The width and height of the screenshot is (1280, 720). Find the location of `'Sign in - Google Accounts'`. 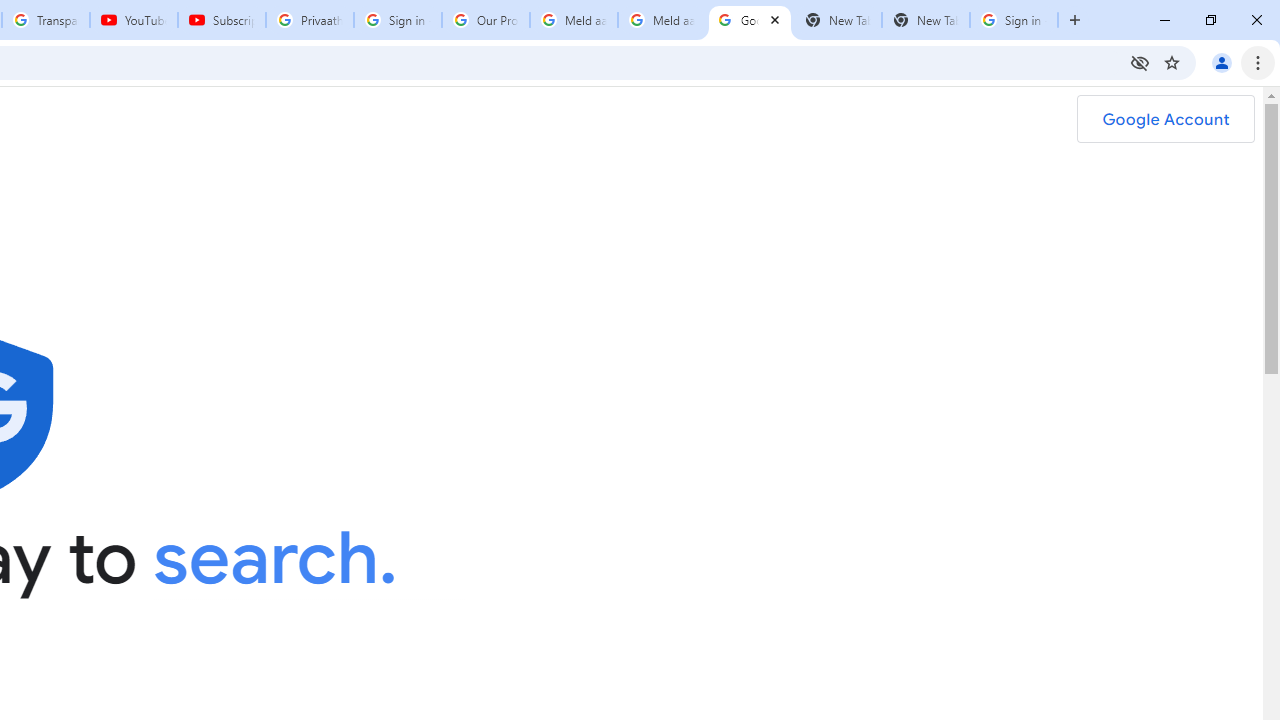

'Sign in - Google Accounts' is located at coordinates (1014, 20).